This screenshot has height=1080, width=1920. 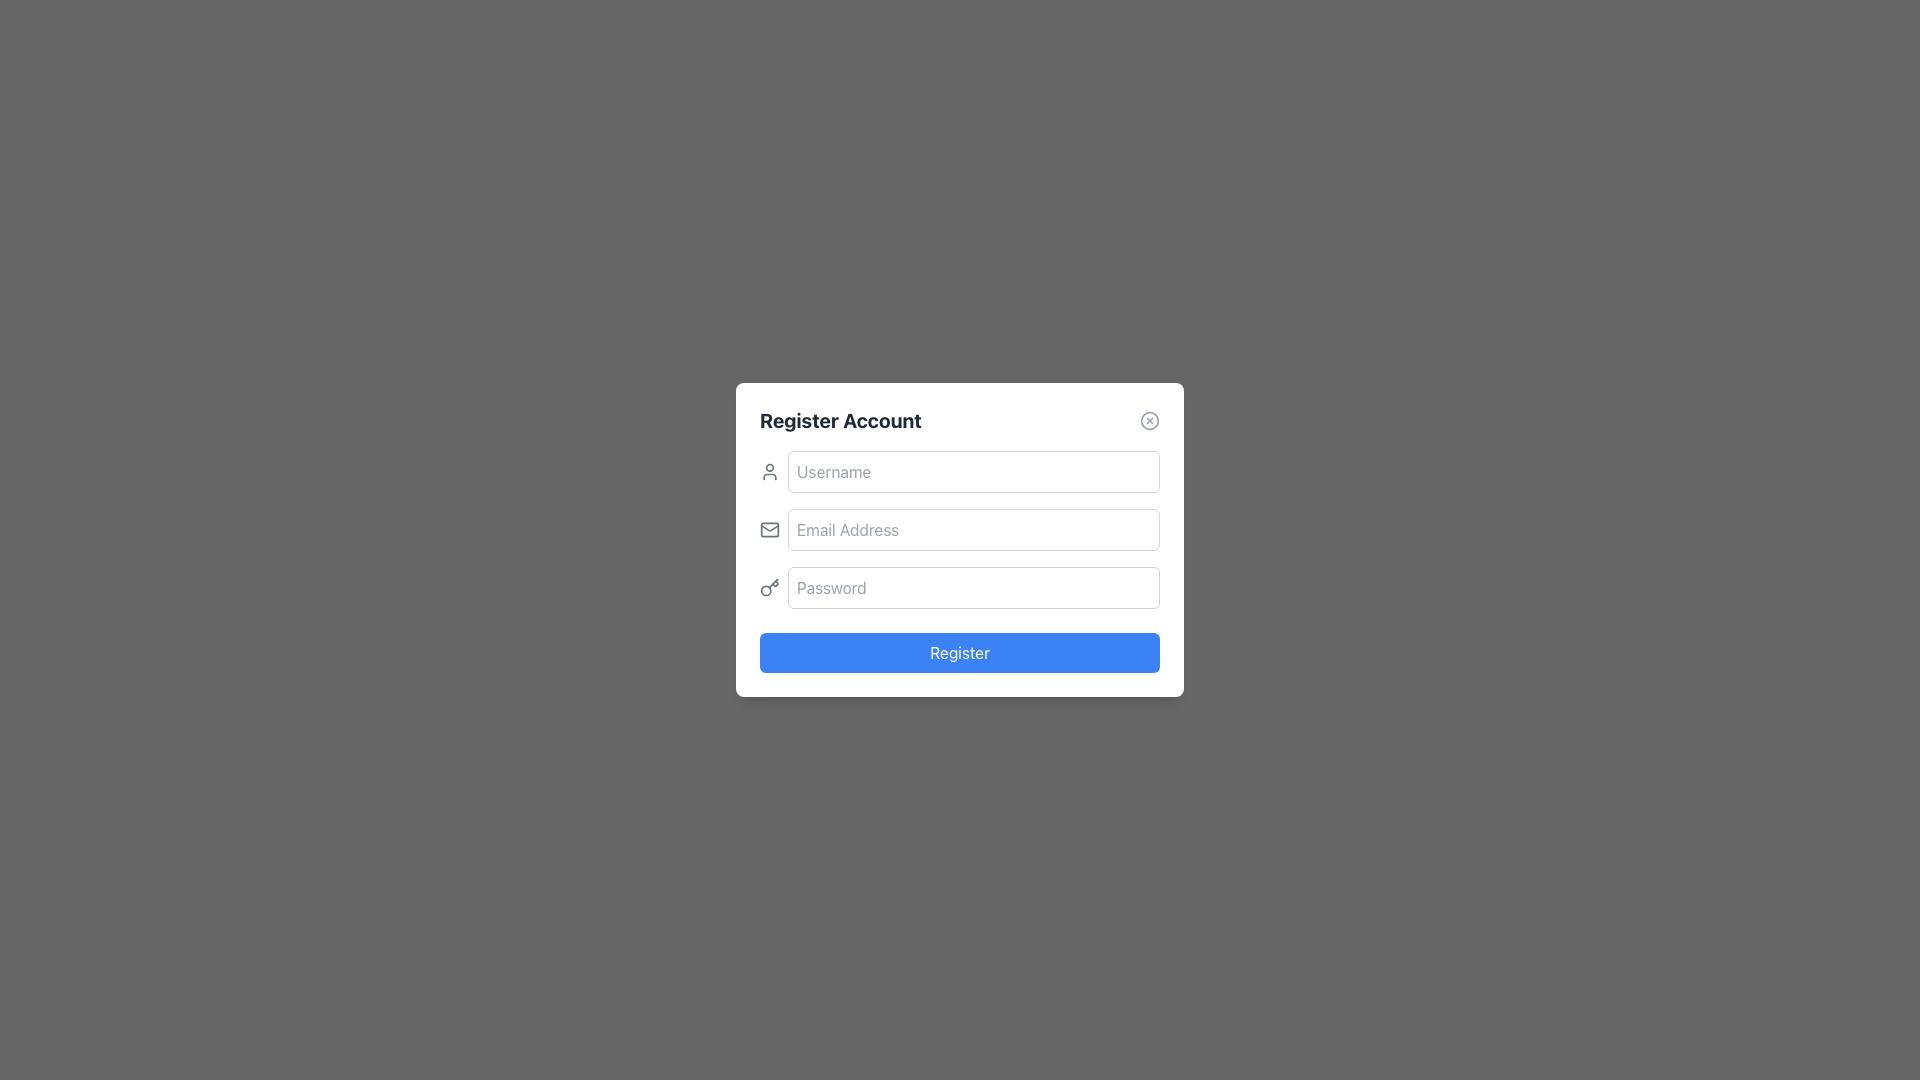 I want to click on the Password Input Field located below the Email Address field in the modal form, so click(x=974, y=586).